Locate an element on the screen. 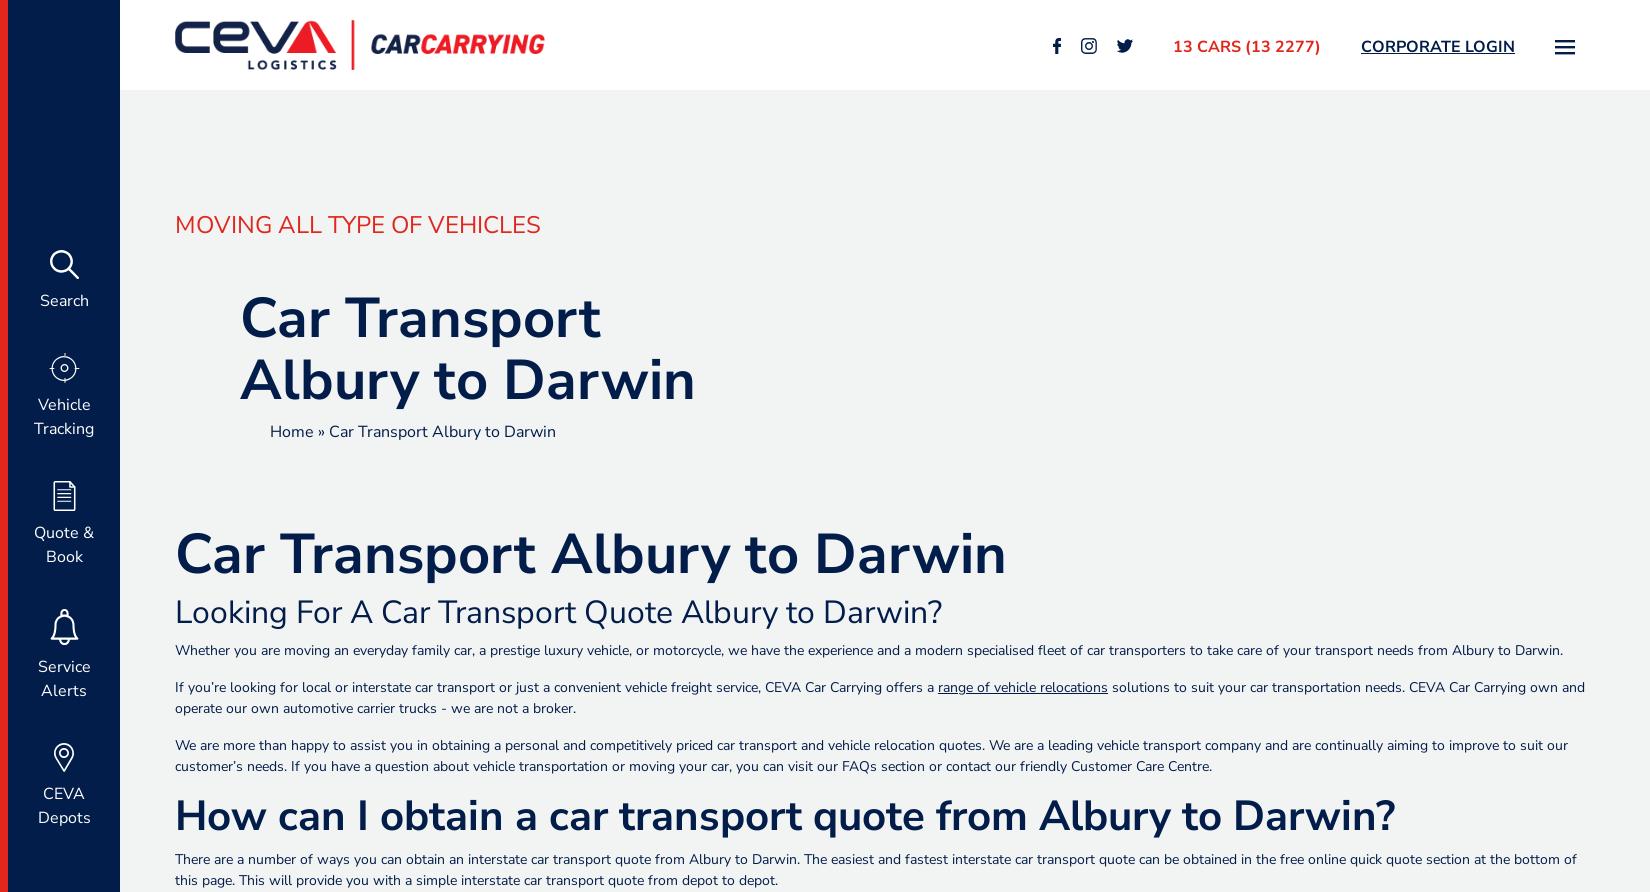 Image resolution: width=1650 pixels, height=892 pixels. 'Moving all type of vehicles' is located at coordinates (358, 224).